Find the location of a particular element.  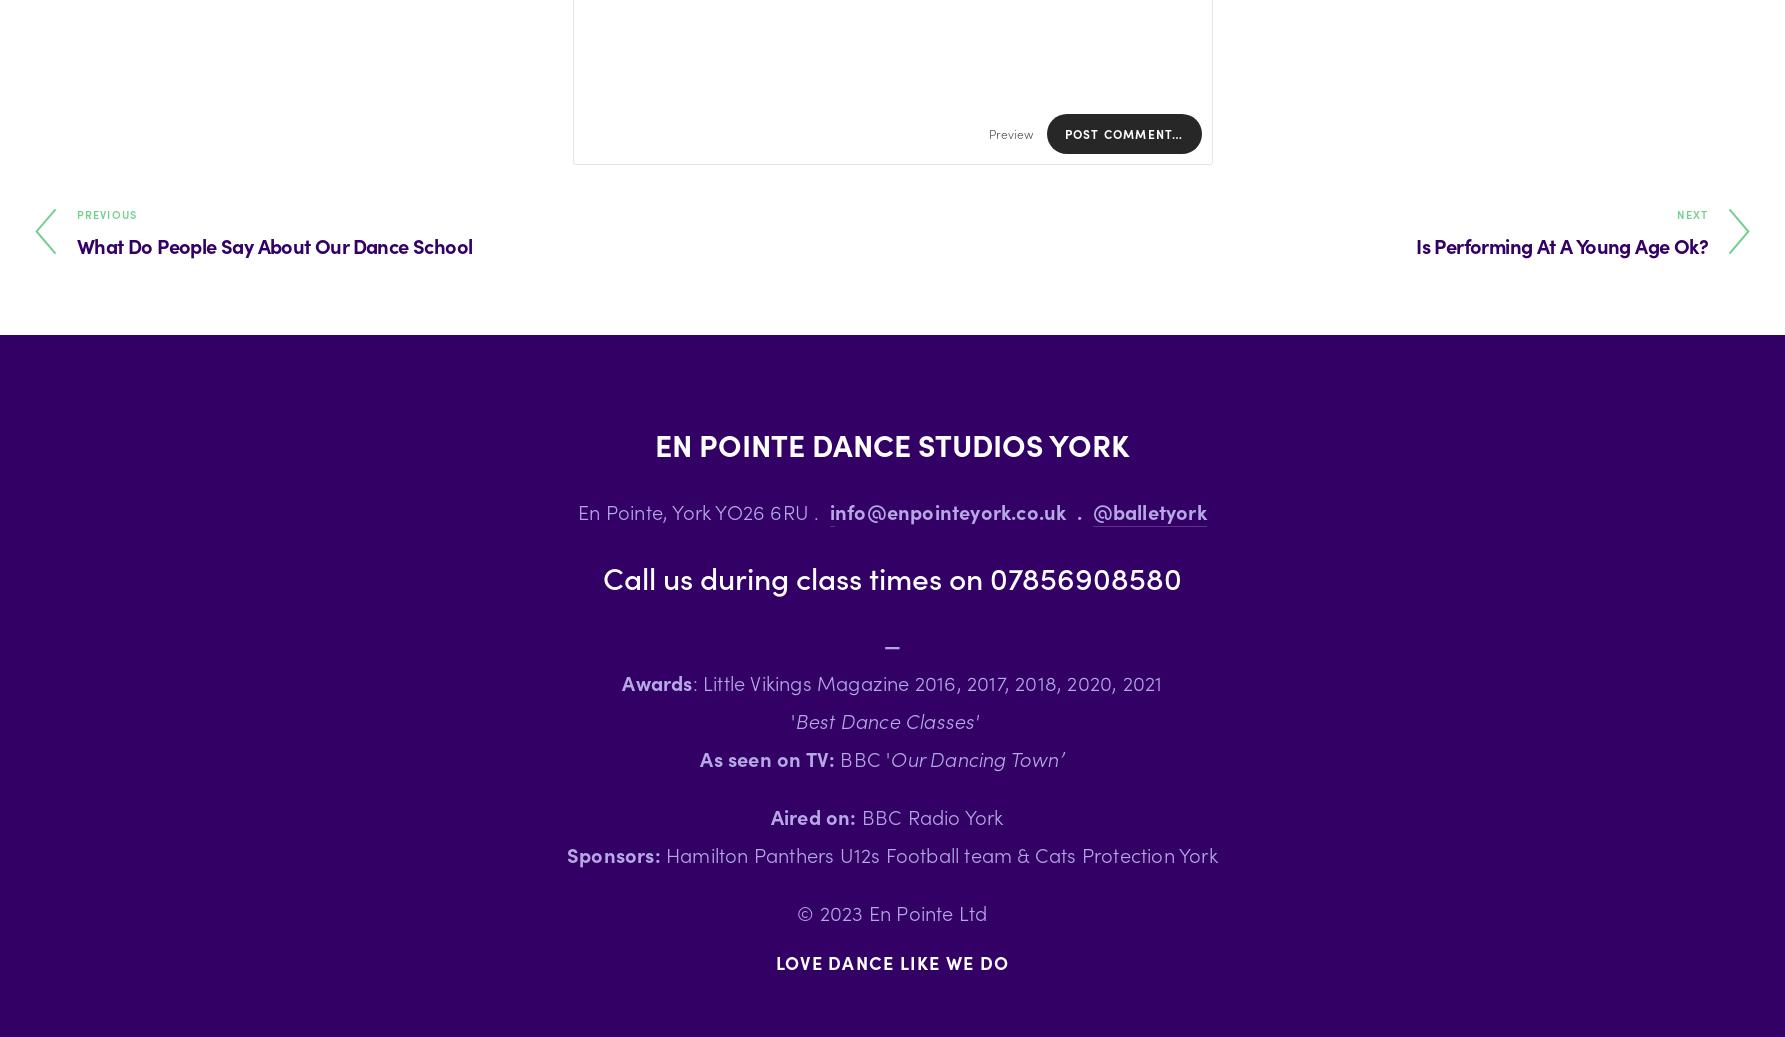

'What do people say about our dance school' is located at coordinates (76, 244).